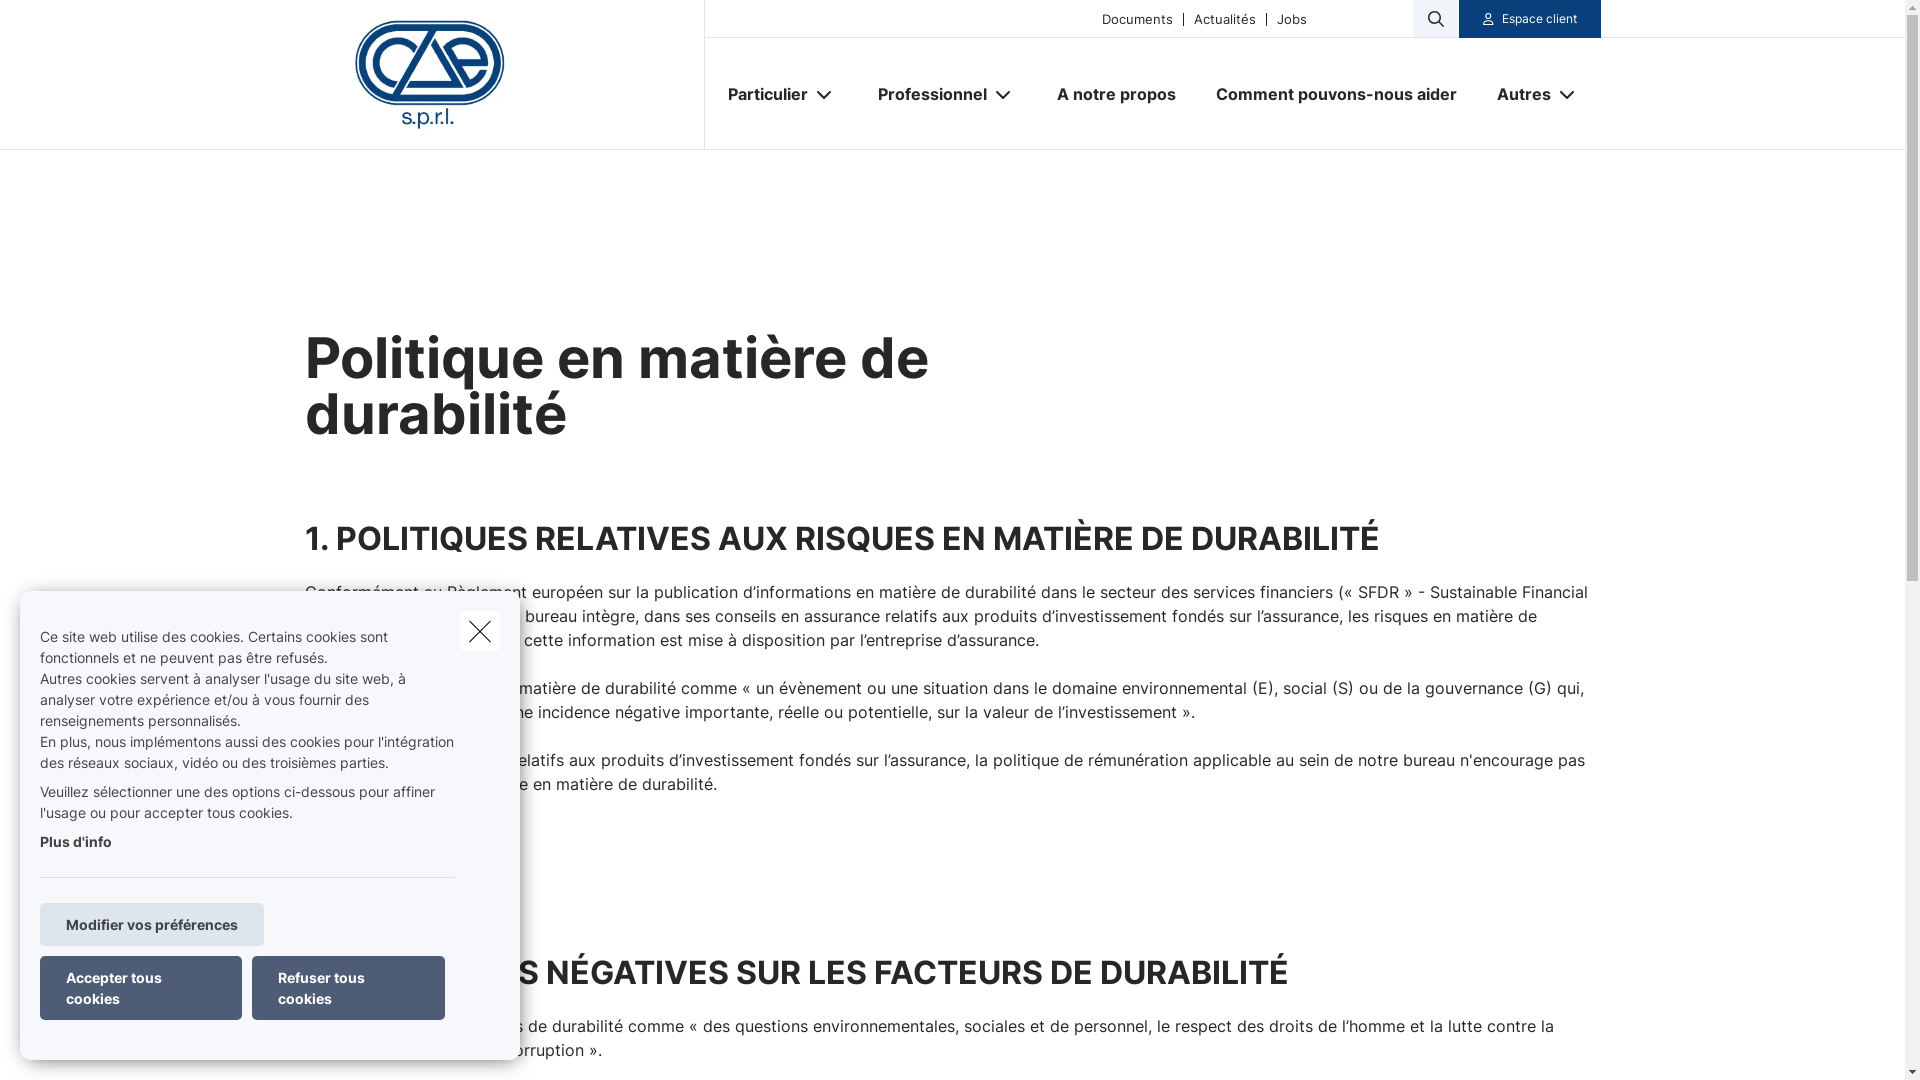 The width and height of the screenshot is (1920, 1080). I want to click on 'Documents', so click(1137, 18).